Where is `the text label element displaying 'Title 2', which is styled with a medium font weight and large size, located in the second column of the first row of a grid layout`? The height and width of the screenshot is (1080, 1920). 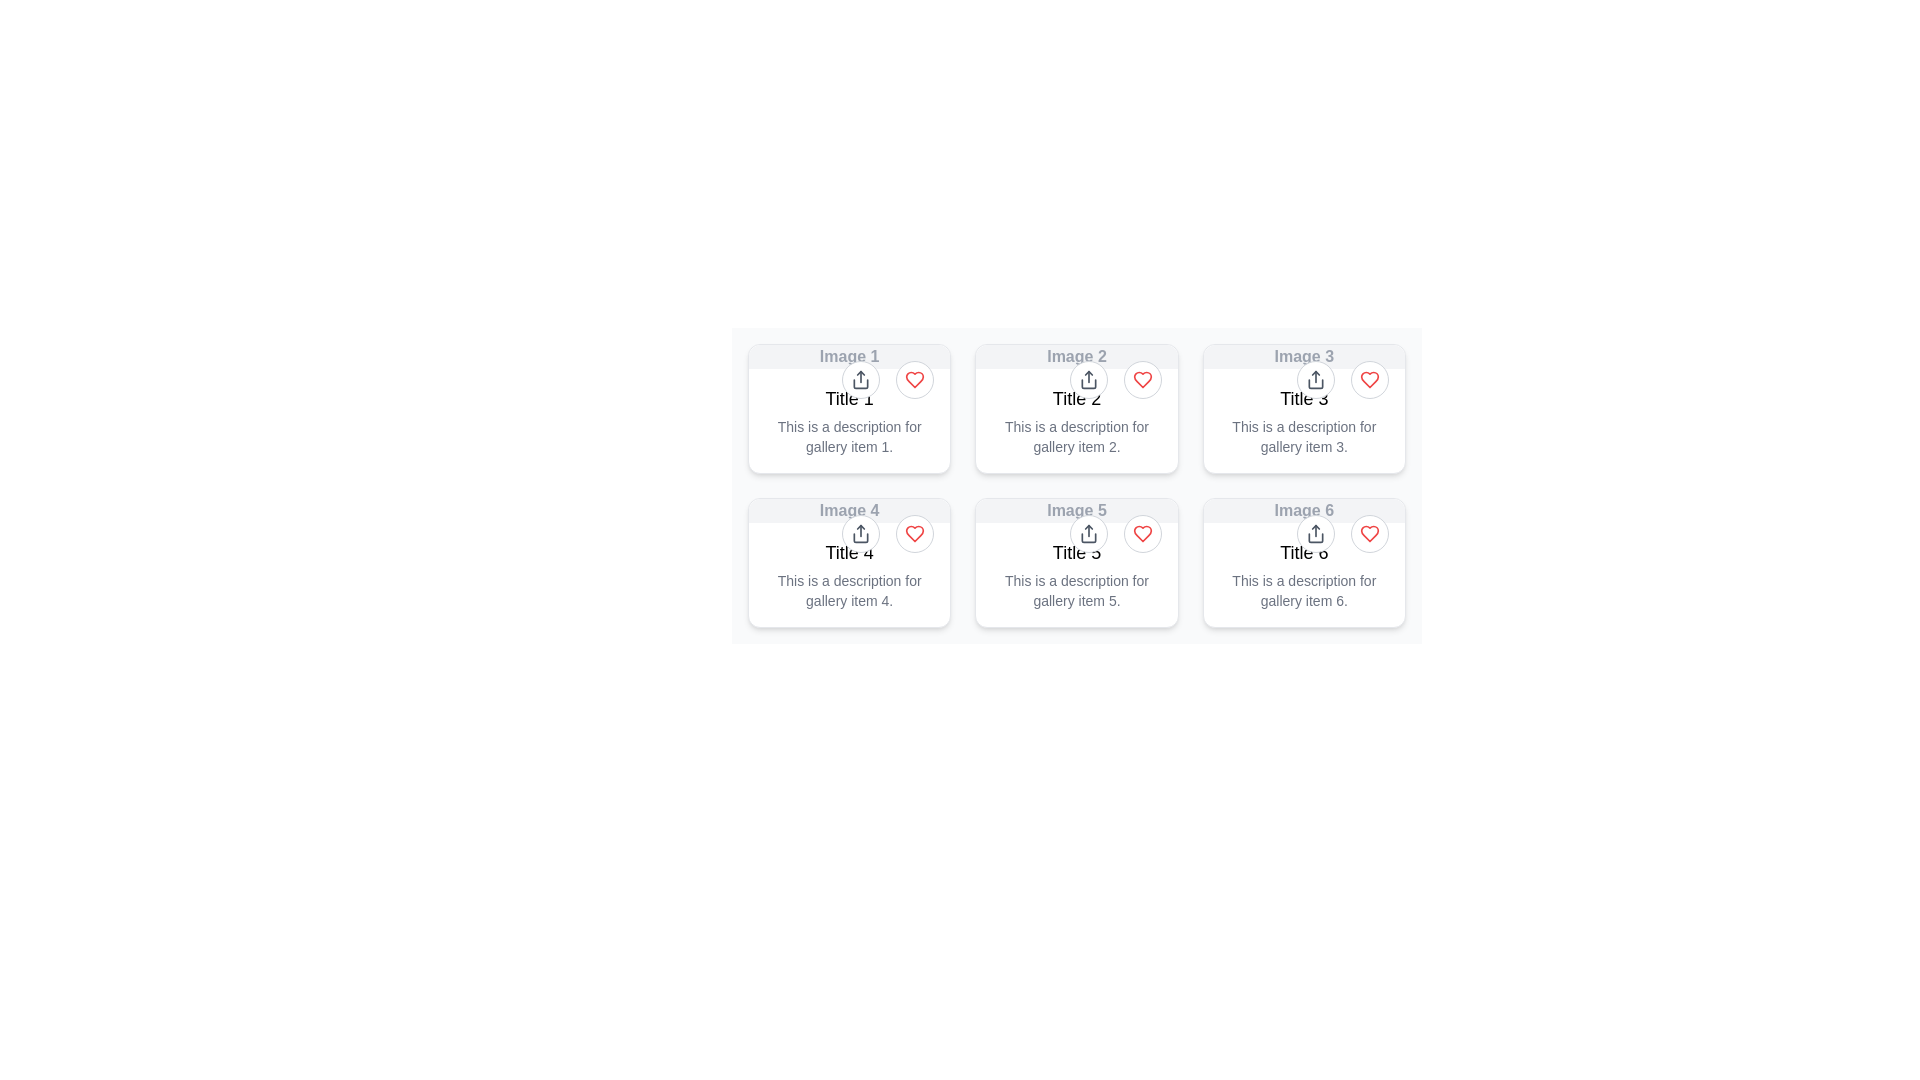 the text label element displaying 'Title 2', which is styled with a medium font weight and large size, located in the second column of the first row of a grid layout is located at coordinates (1075, 398).